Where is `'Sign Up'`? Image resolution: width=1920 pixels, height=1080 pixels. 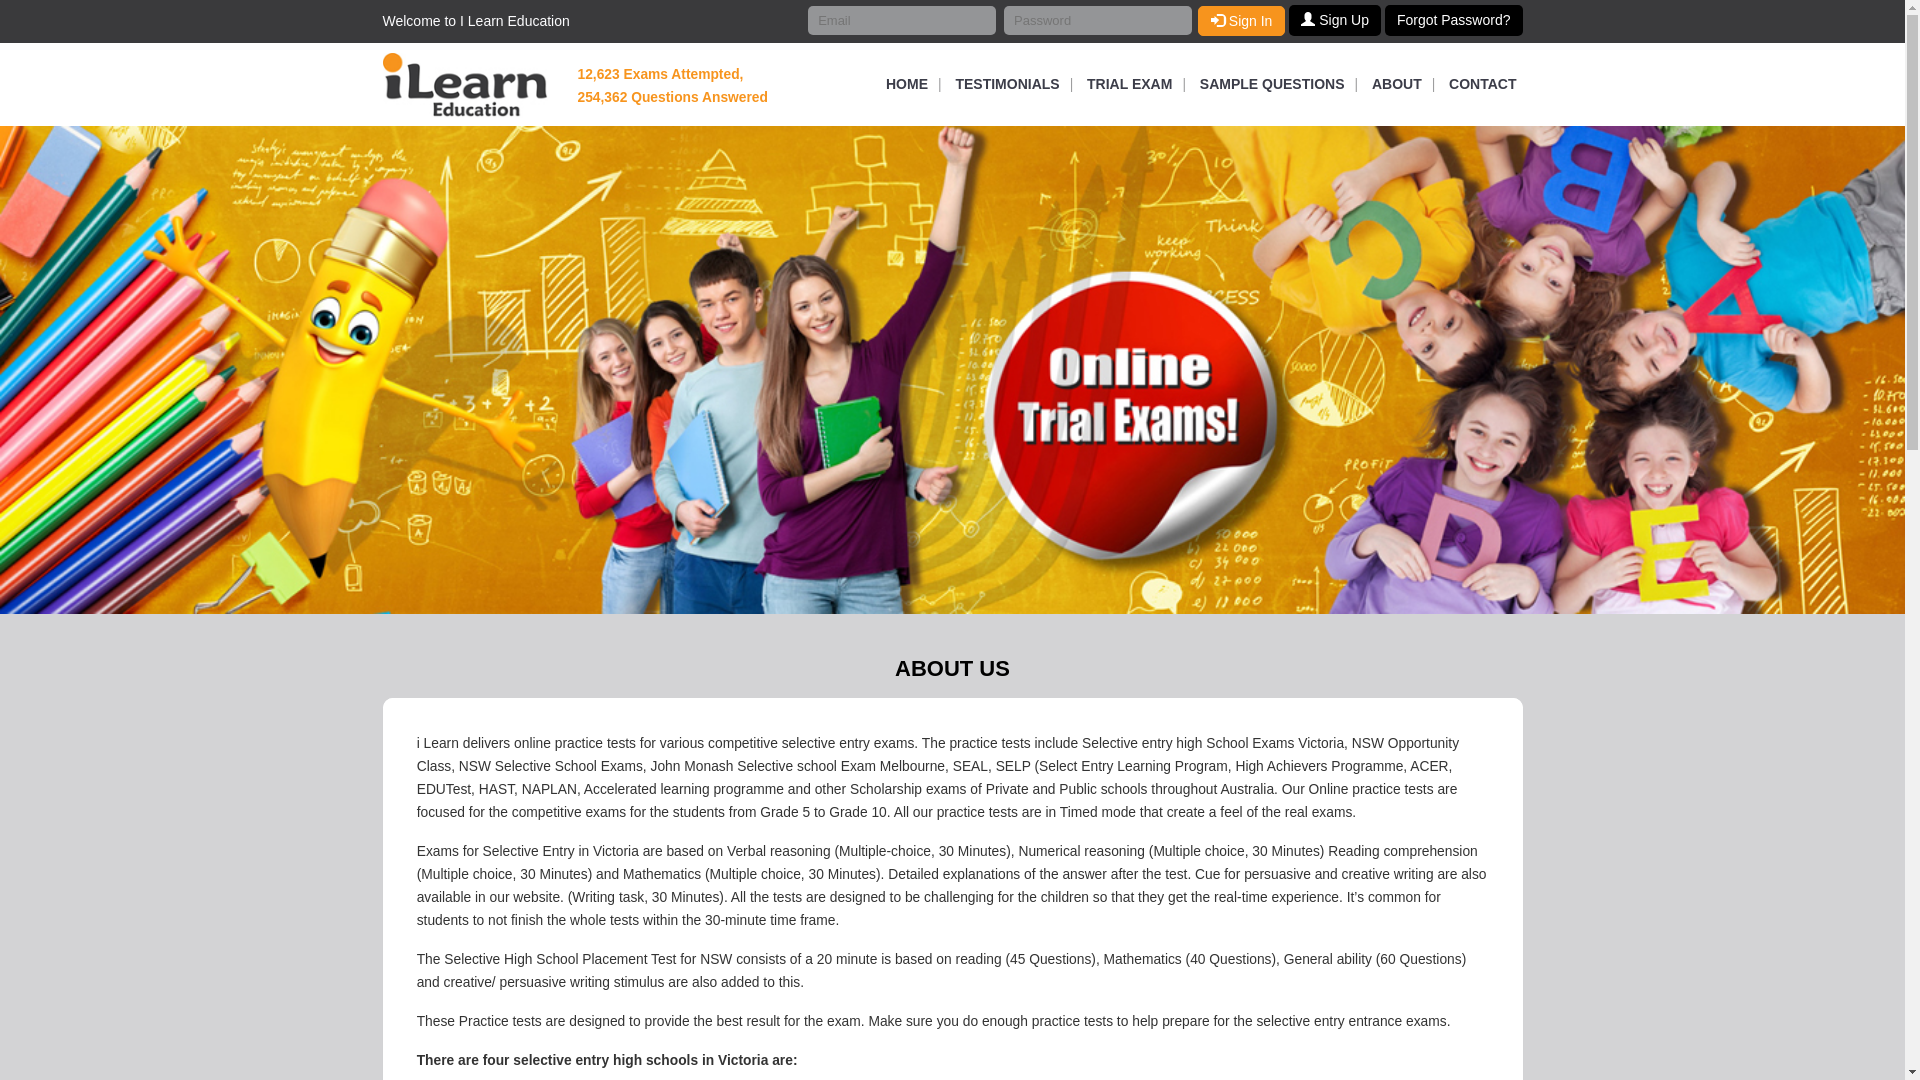
'Sign Up' is located at coordinates (1334, 20).